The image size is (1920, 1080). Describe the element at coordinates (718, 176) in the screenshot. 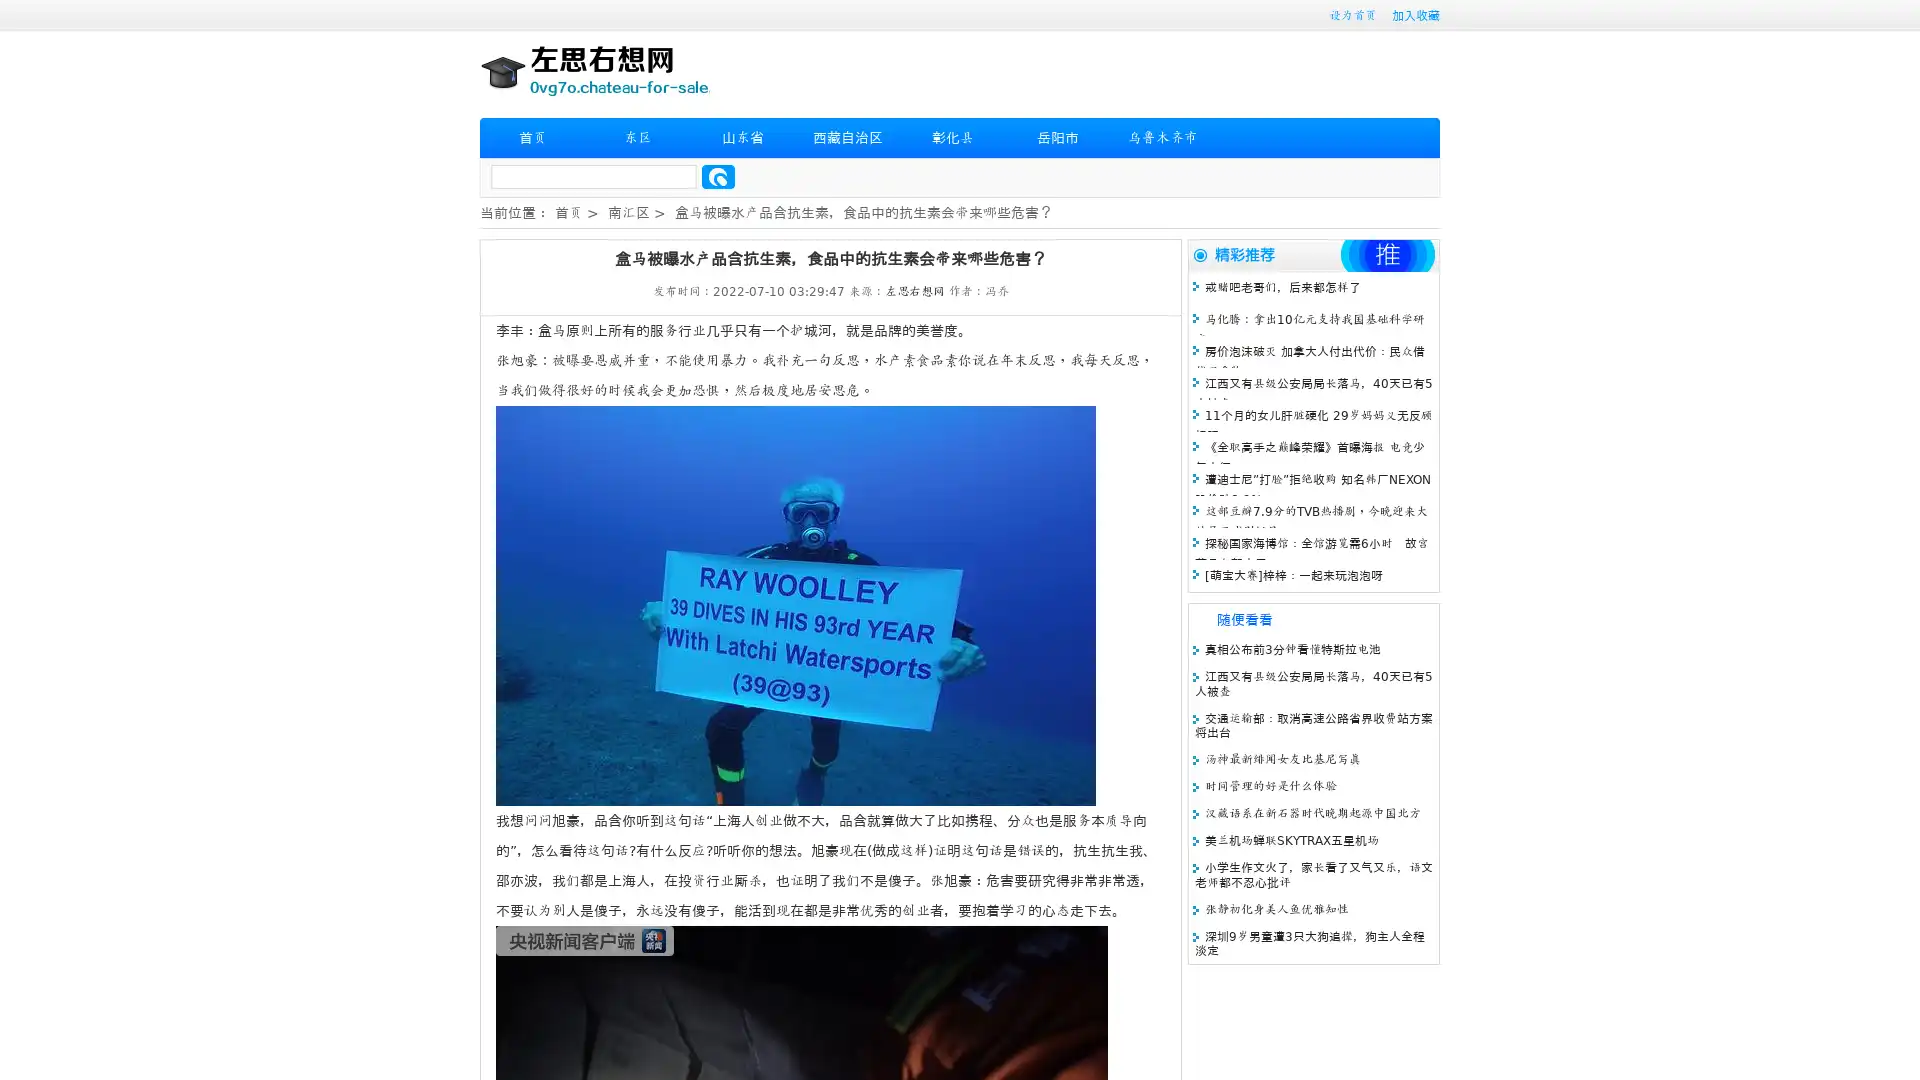

I see `Search` at that location.